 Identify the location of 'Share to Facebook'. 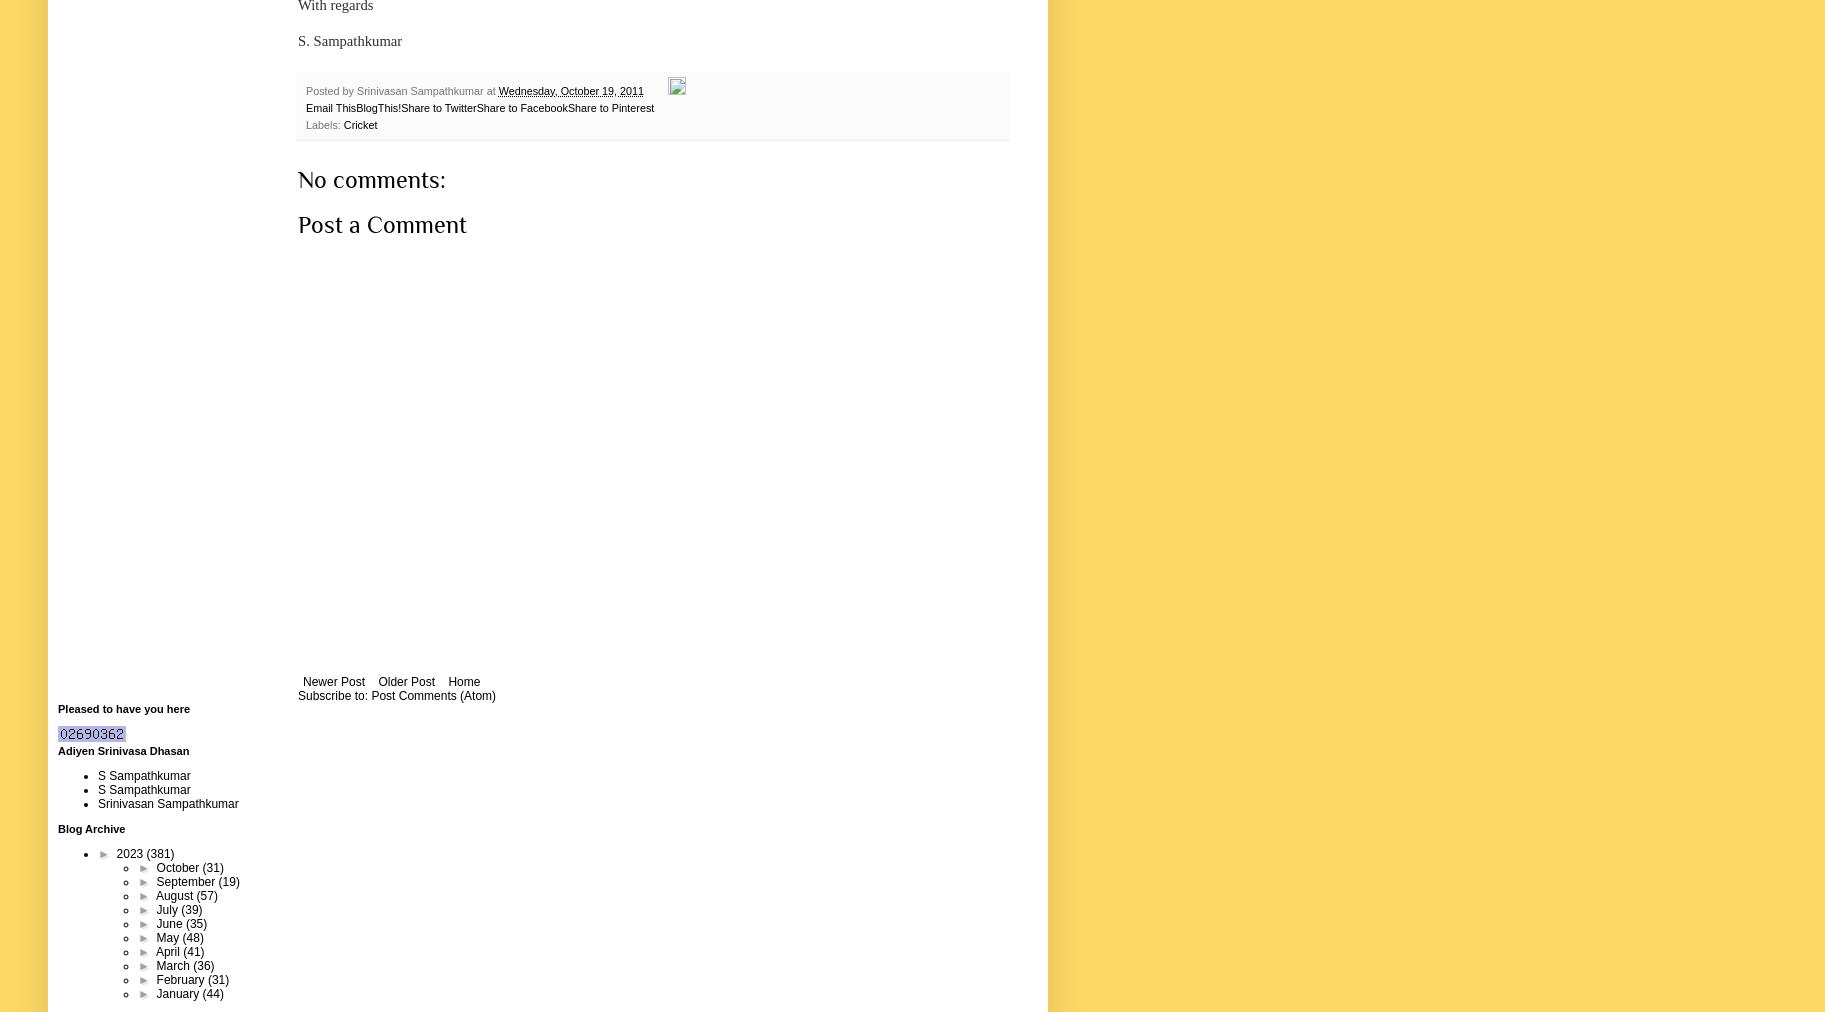
(520, 106).